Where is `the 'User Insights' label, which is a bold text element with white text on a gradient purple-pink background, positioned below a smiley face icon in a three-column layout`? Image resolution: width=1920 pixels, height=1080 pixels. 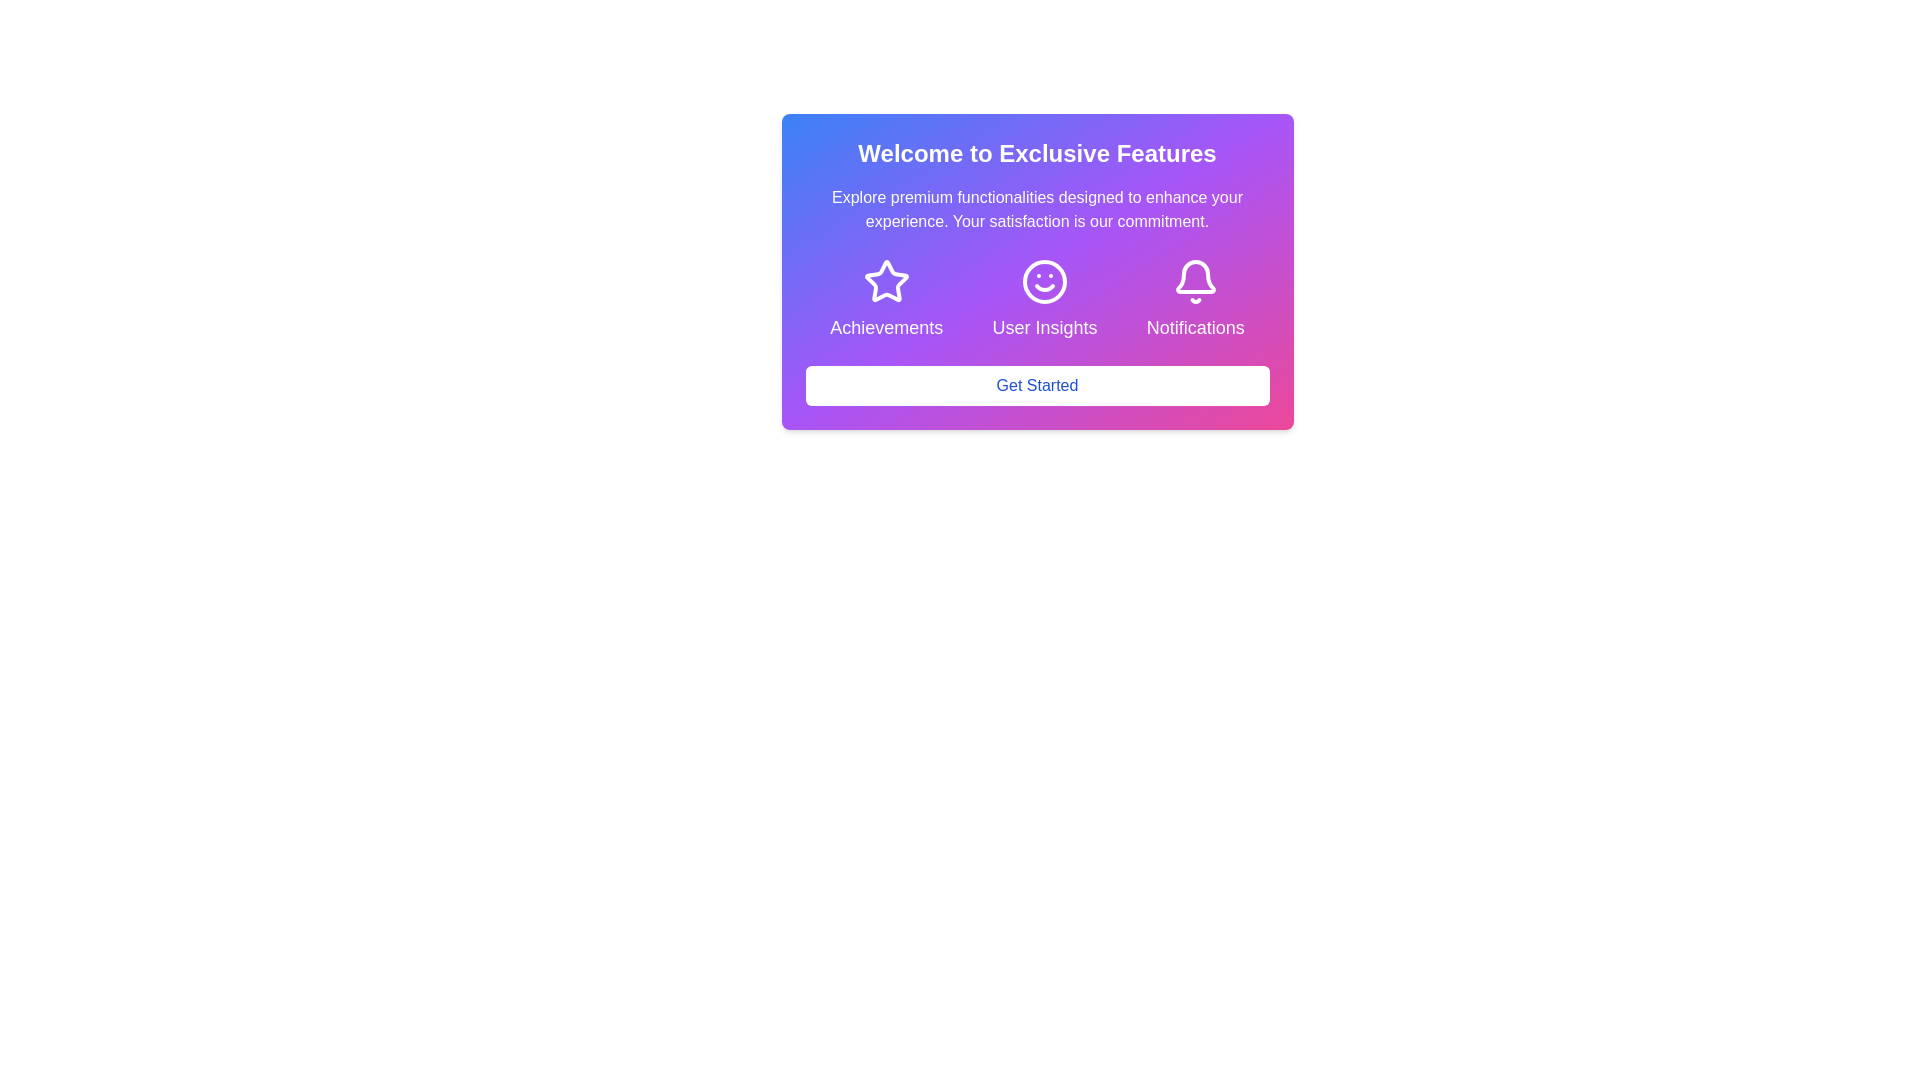
the 'User Insights' label, which is a bold text element with white text on a gradient purple-pink background, positioned below a smiley face icon in a three-column layout is located at coordinates (1044, 326).